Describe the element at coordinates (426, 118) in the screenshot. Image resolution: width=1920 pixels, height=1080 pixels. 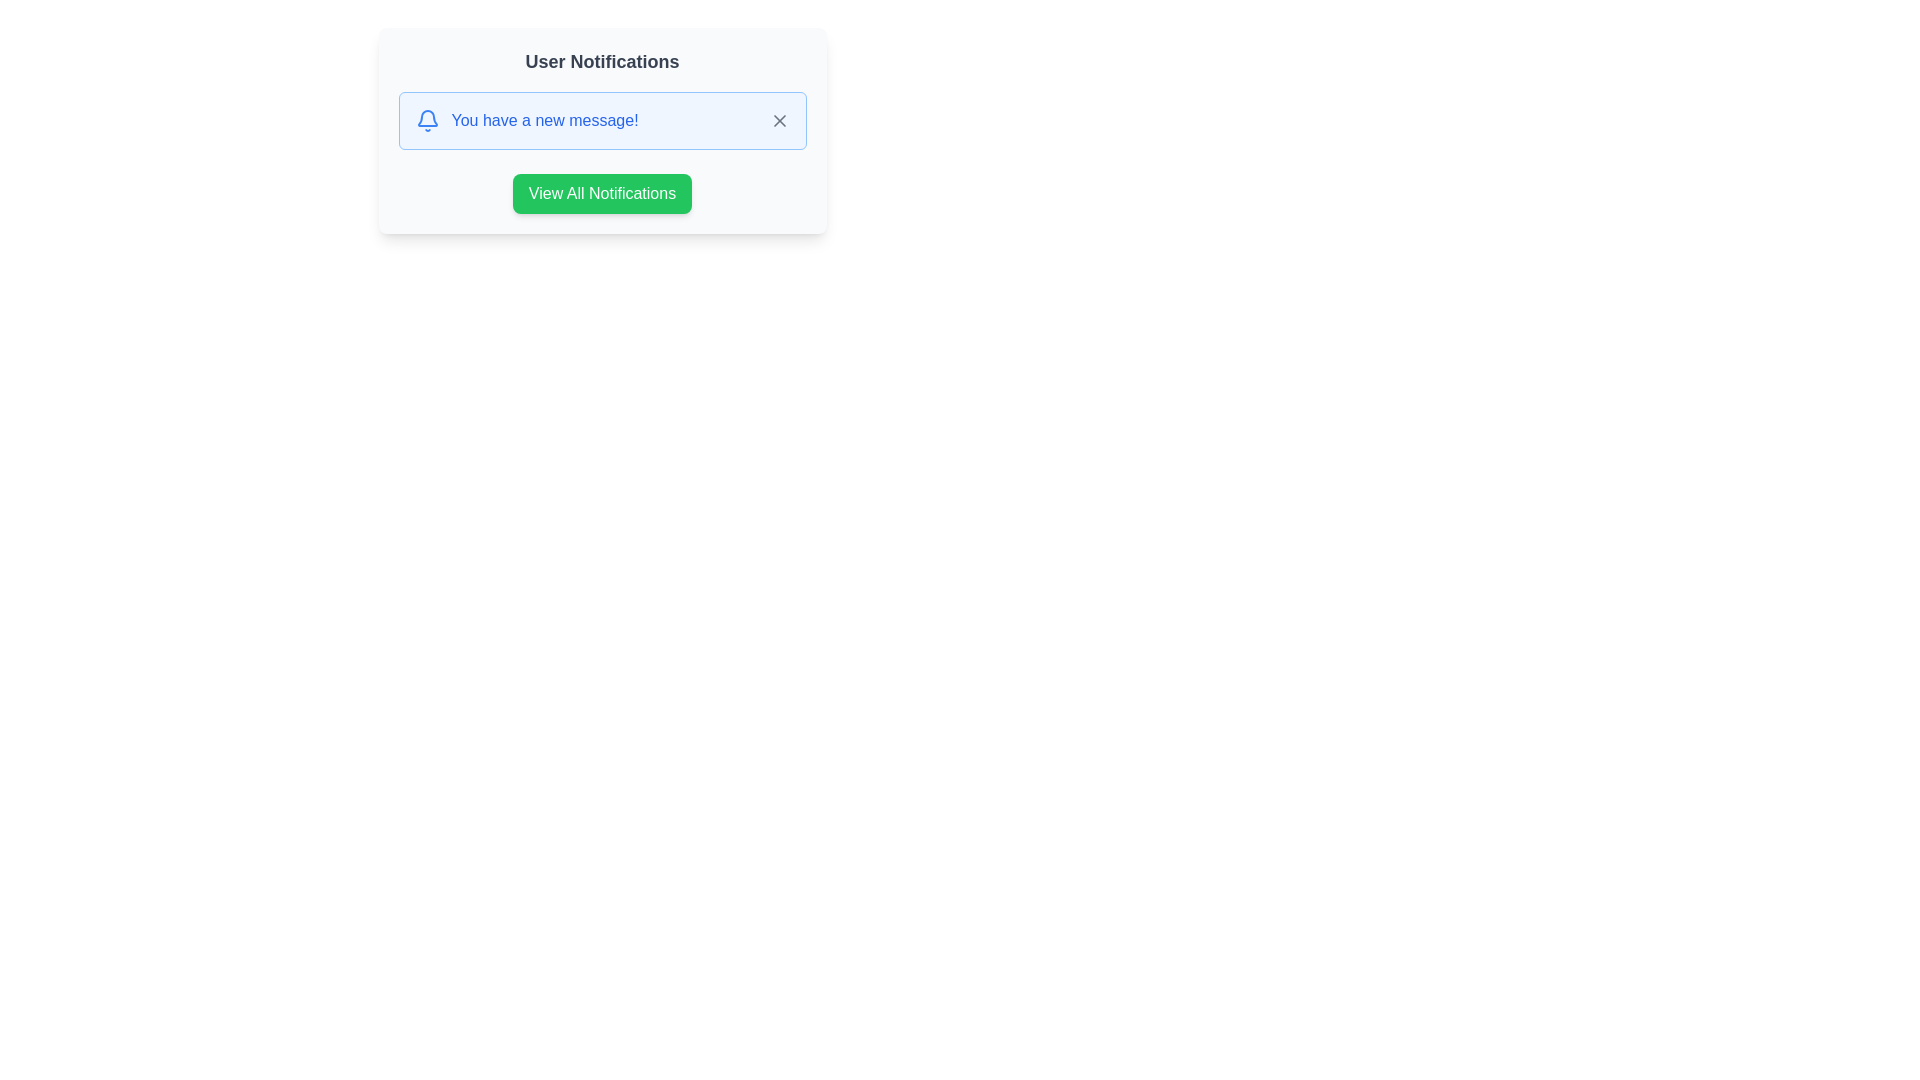
I see `the notification icon located` at that location.